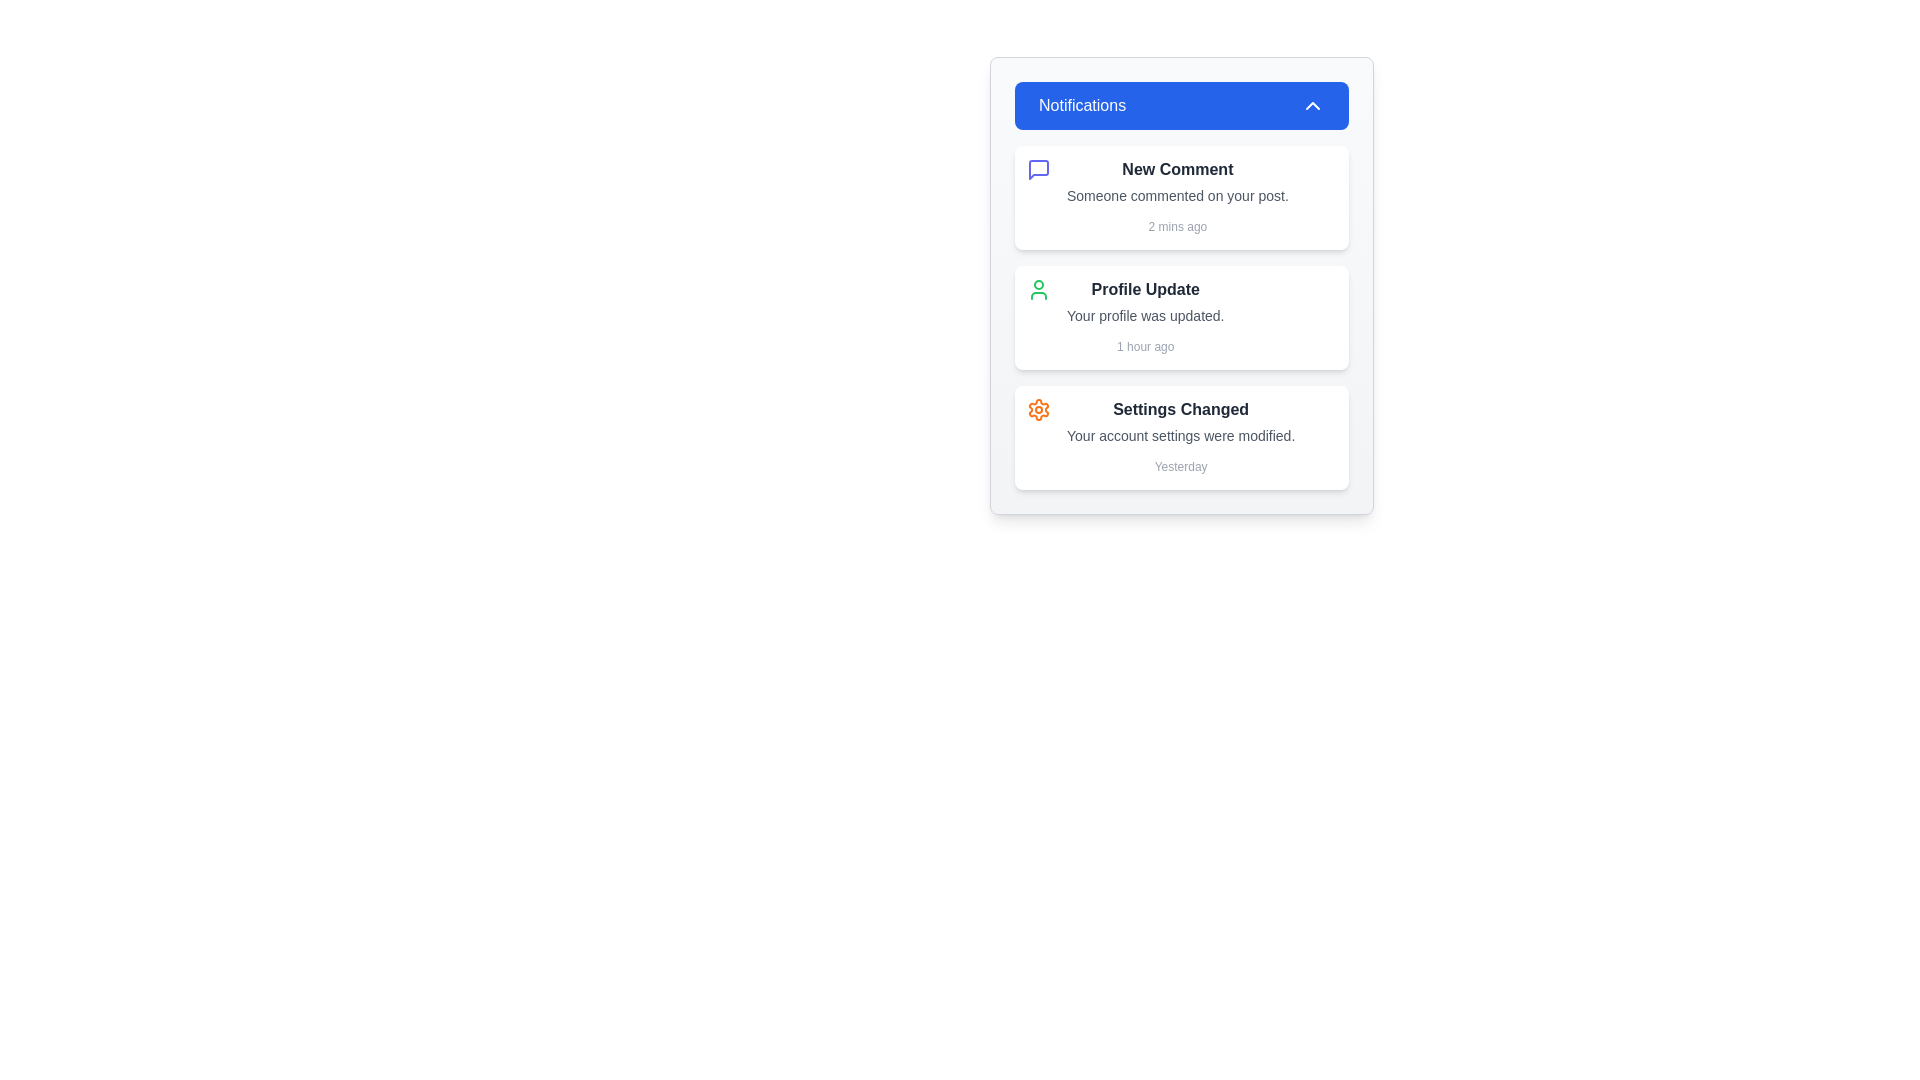 The width and height of the screenshot is (1920, 1080). What do you see at coordinates (1313, 105) in the screenshot?
I see `the small upward chevron arrow icon located at the top right corner of the blue header bar next to the 'Notifications' label` at bounding box center [1313, 105].